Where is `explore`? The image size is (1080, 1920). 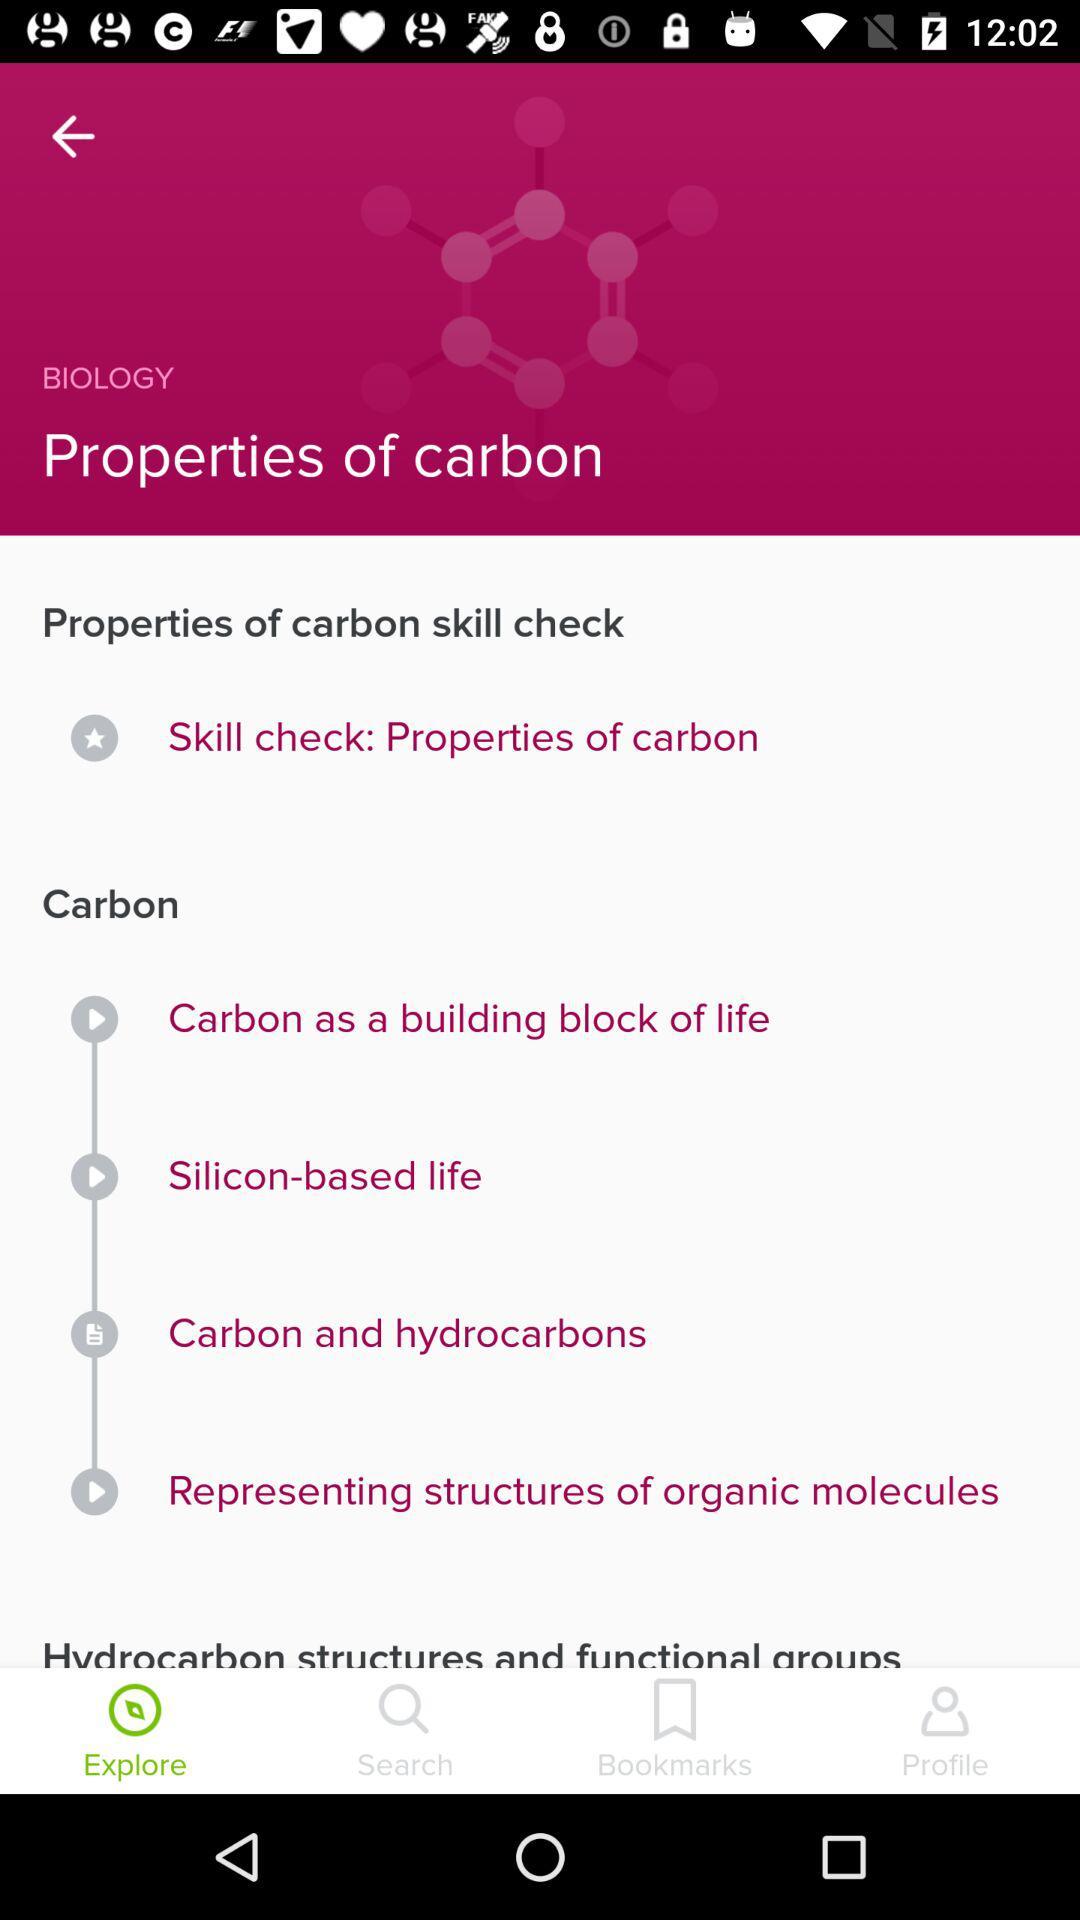 explore is located at coordinates (135, 1732).